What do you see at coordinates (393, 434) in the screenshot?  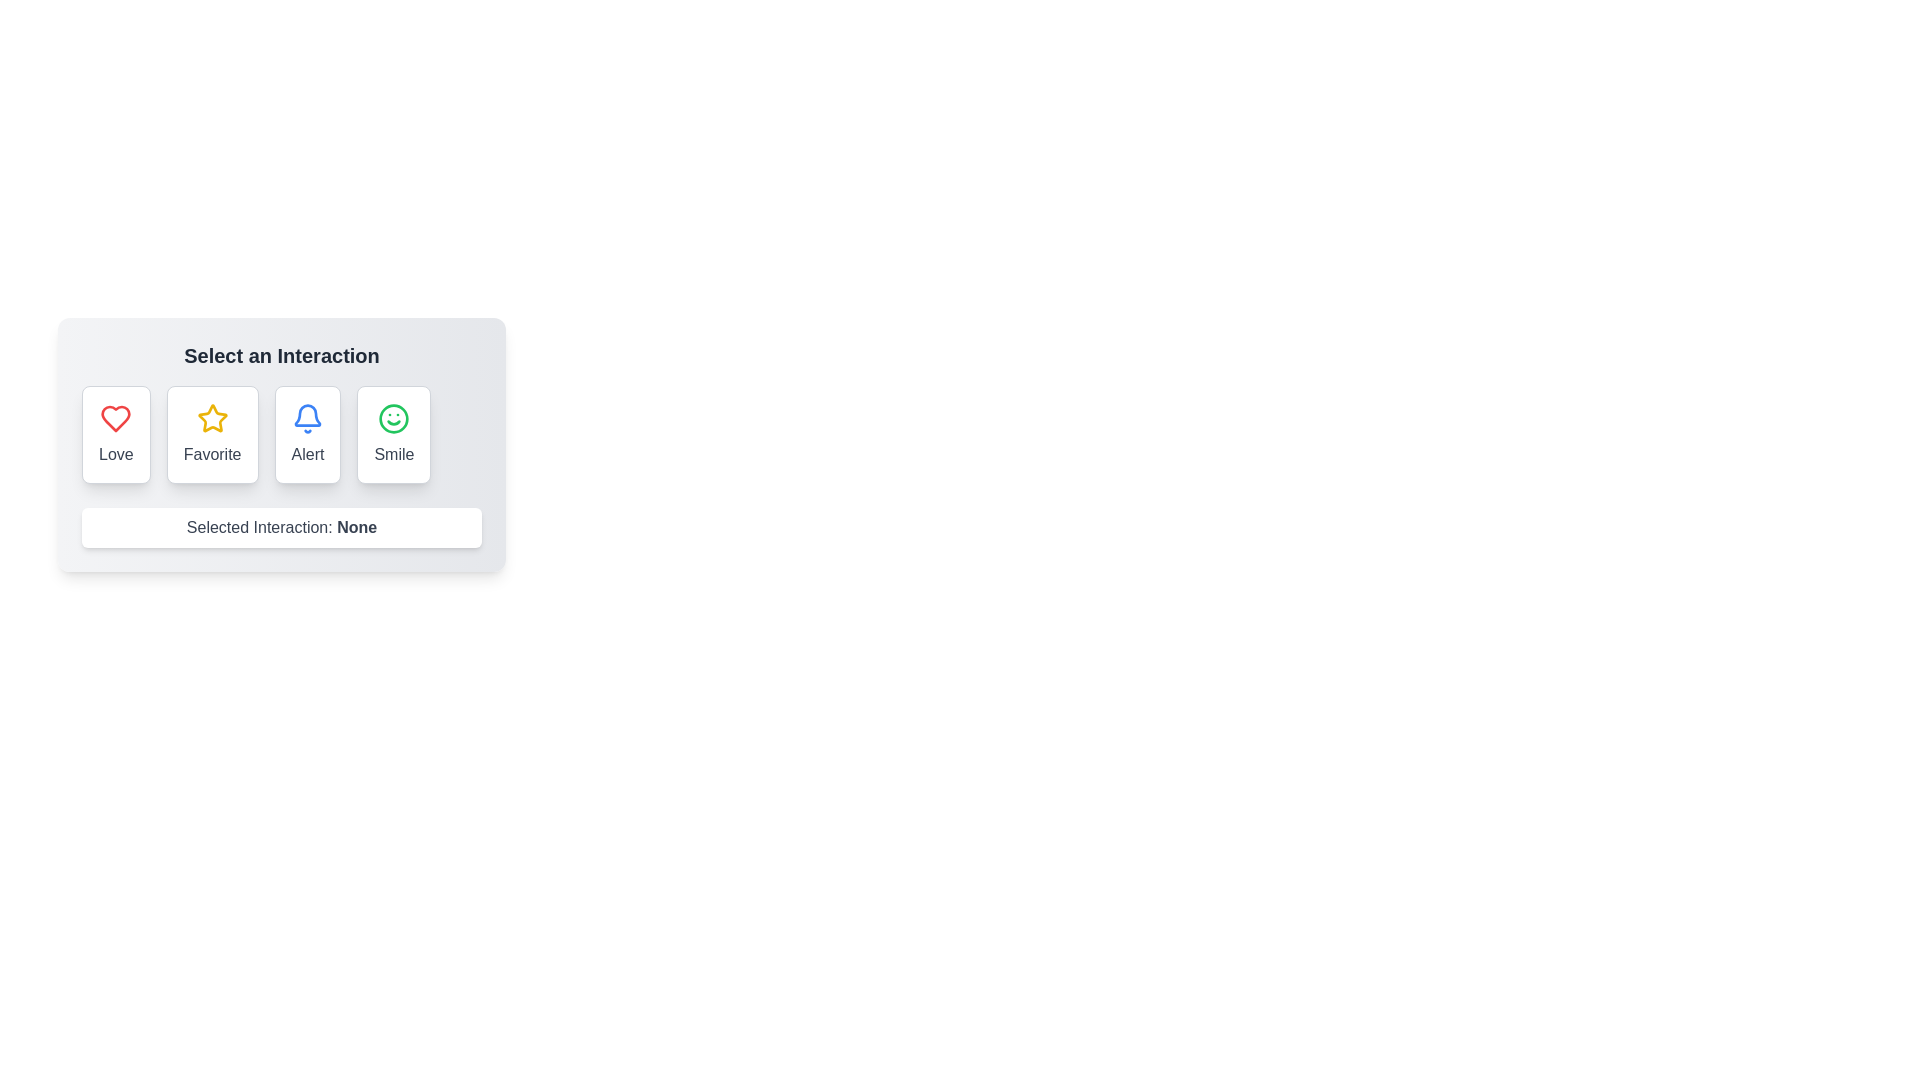 I see `the button labeled Smile to observe the hover effect` at bounding box center [393, 434].